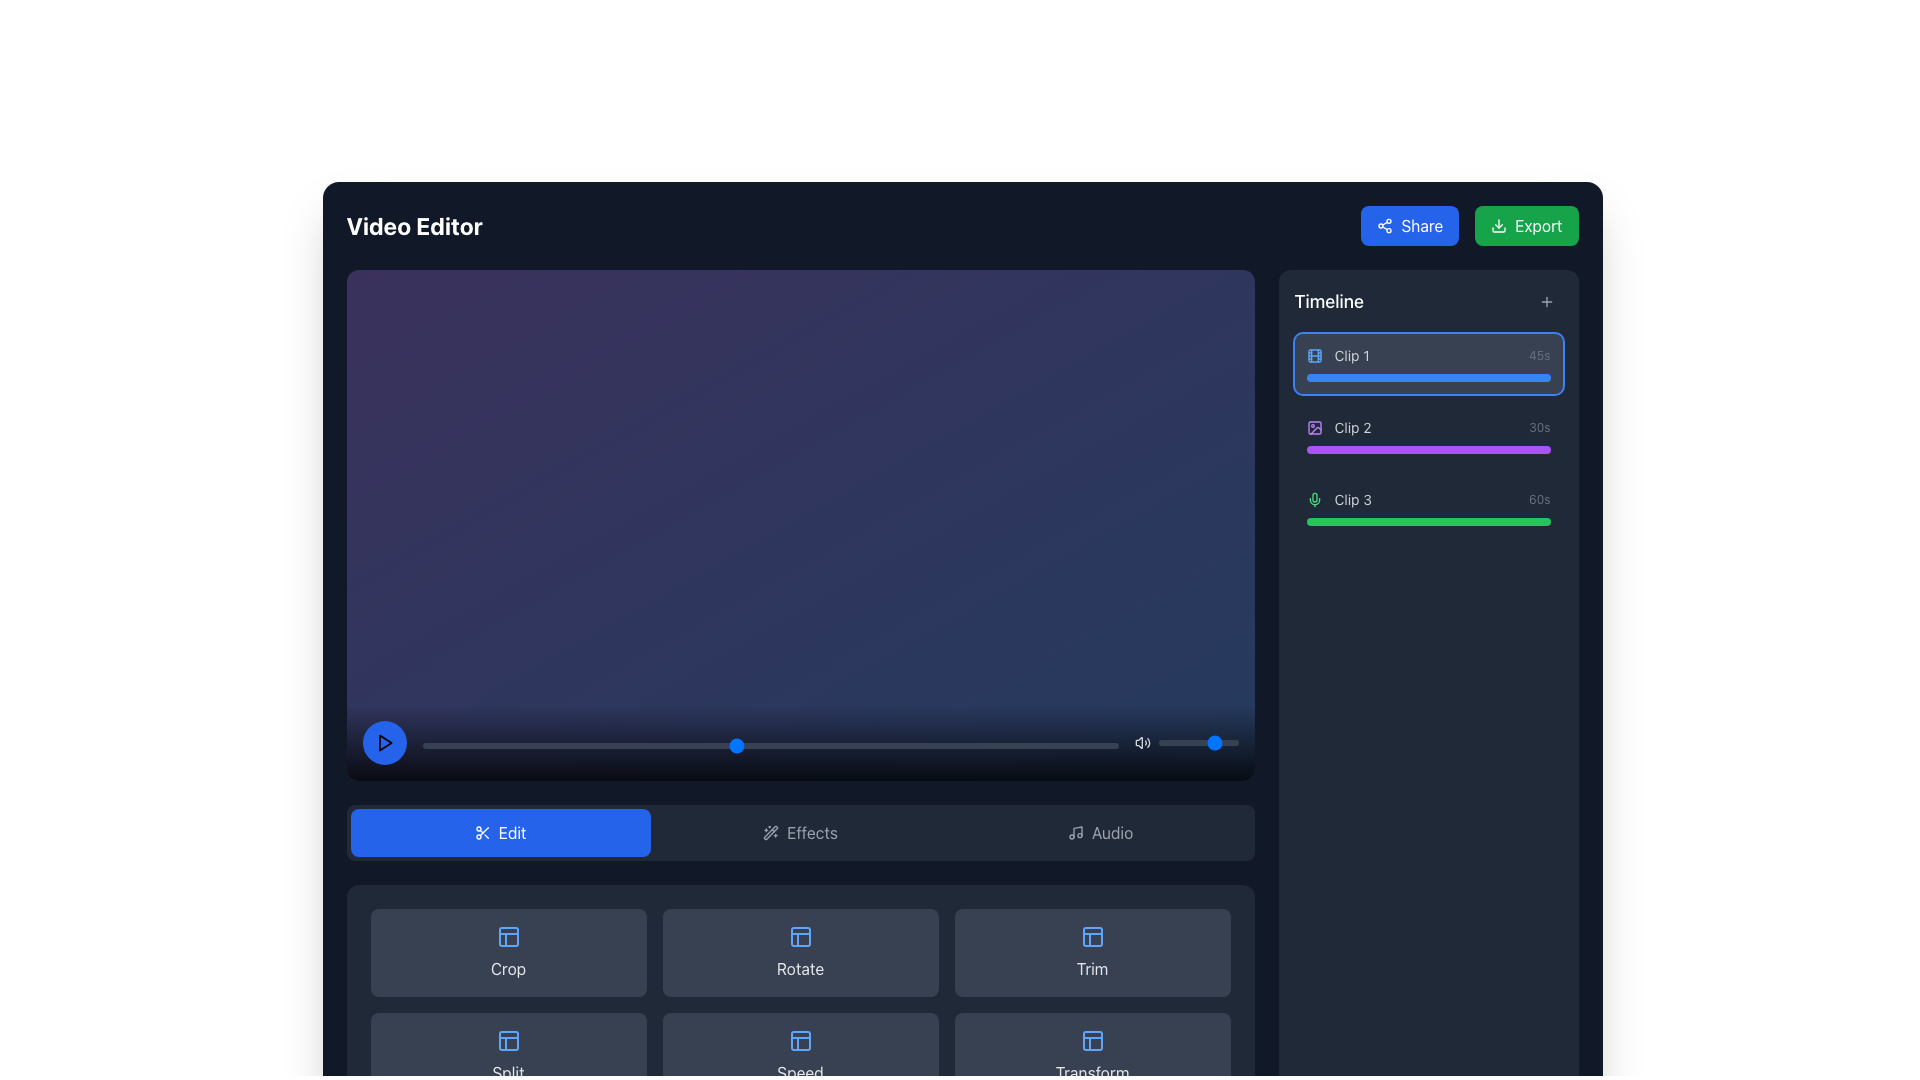 Image resolution: width=1920 pixels, height=1080 pixels. Describe the element at coordinates (800, 524) in the screenshot. I see `the Video Player Area to interact with the playback controls located below it` at that location.